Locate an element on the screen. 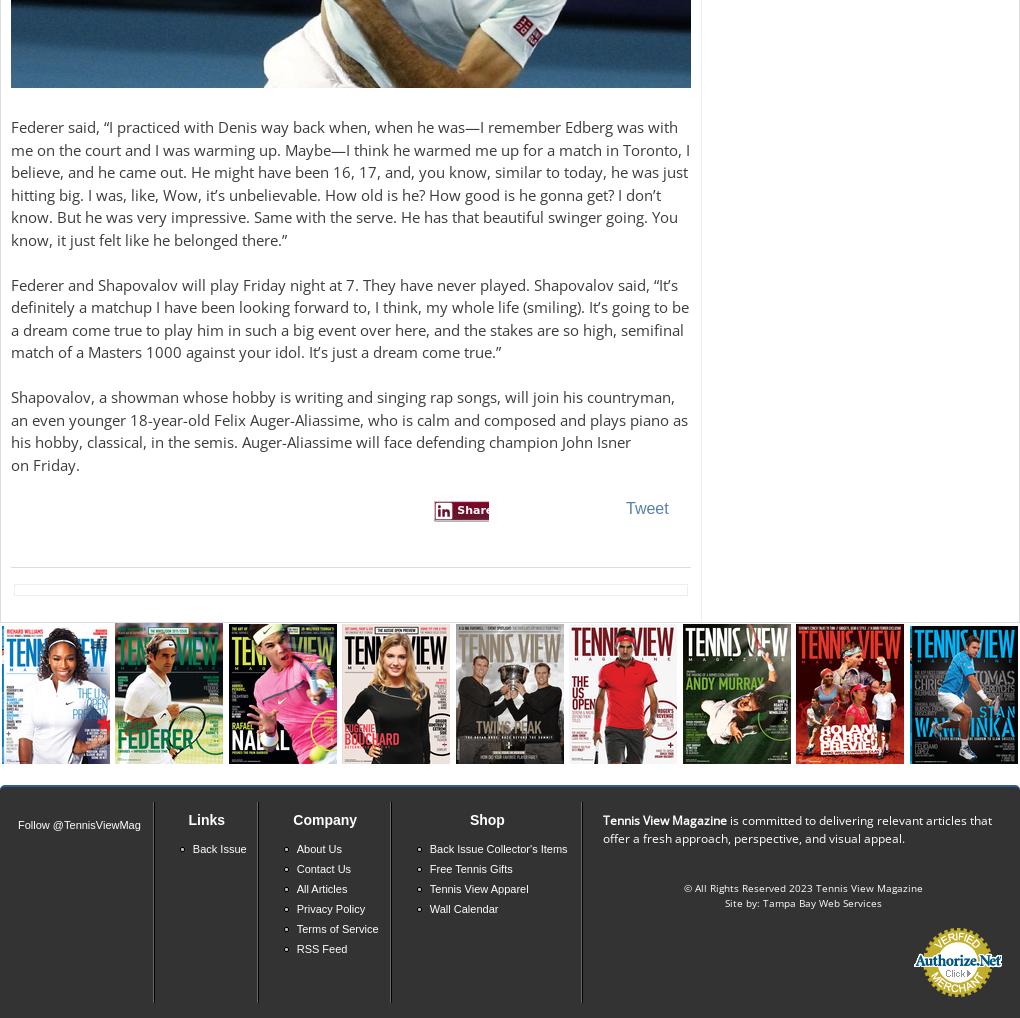  'Site by:' is located at coordinates (742, 902).